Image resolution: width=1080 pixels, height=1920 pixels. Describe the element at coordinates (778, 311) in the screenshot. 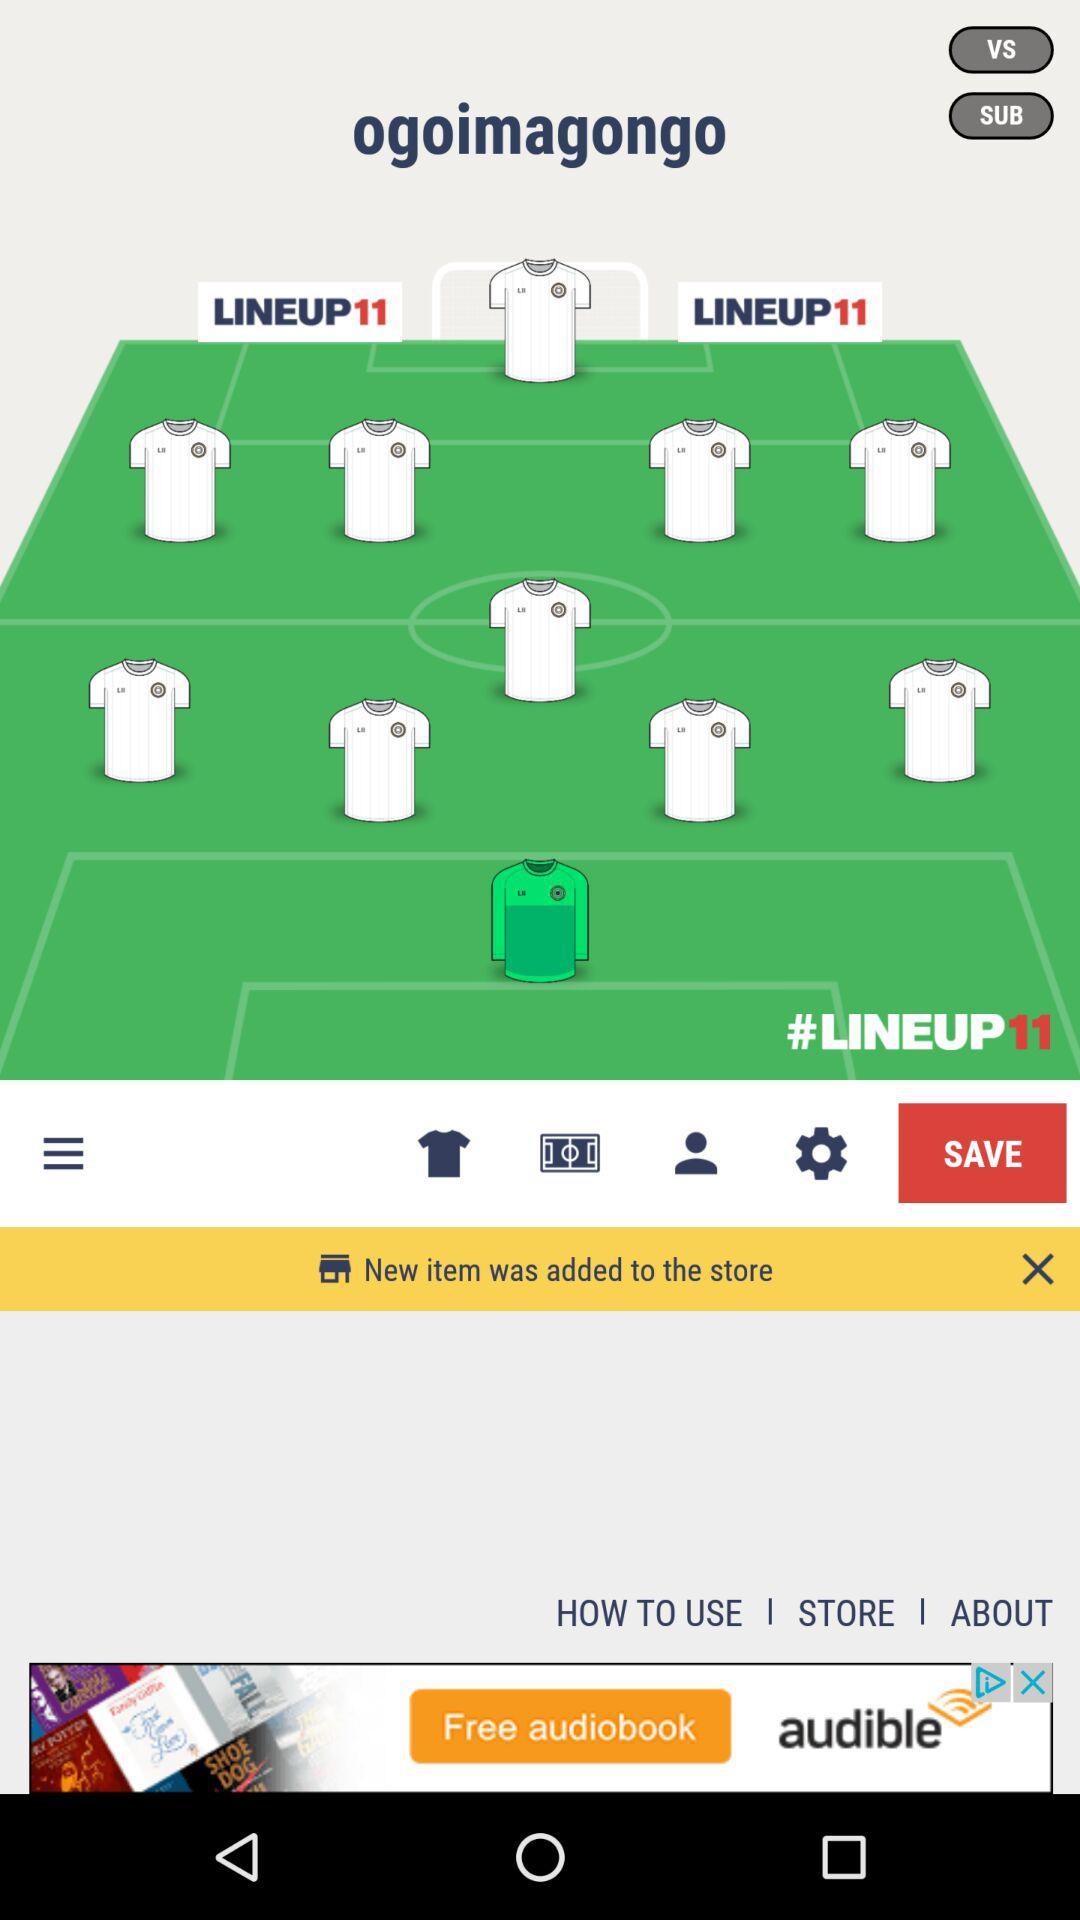

I see `the sliders icon` at that location.